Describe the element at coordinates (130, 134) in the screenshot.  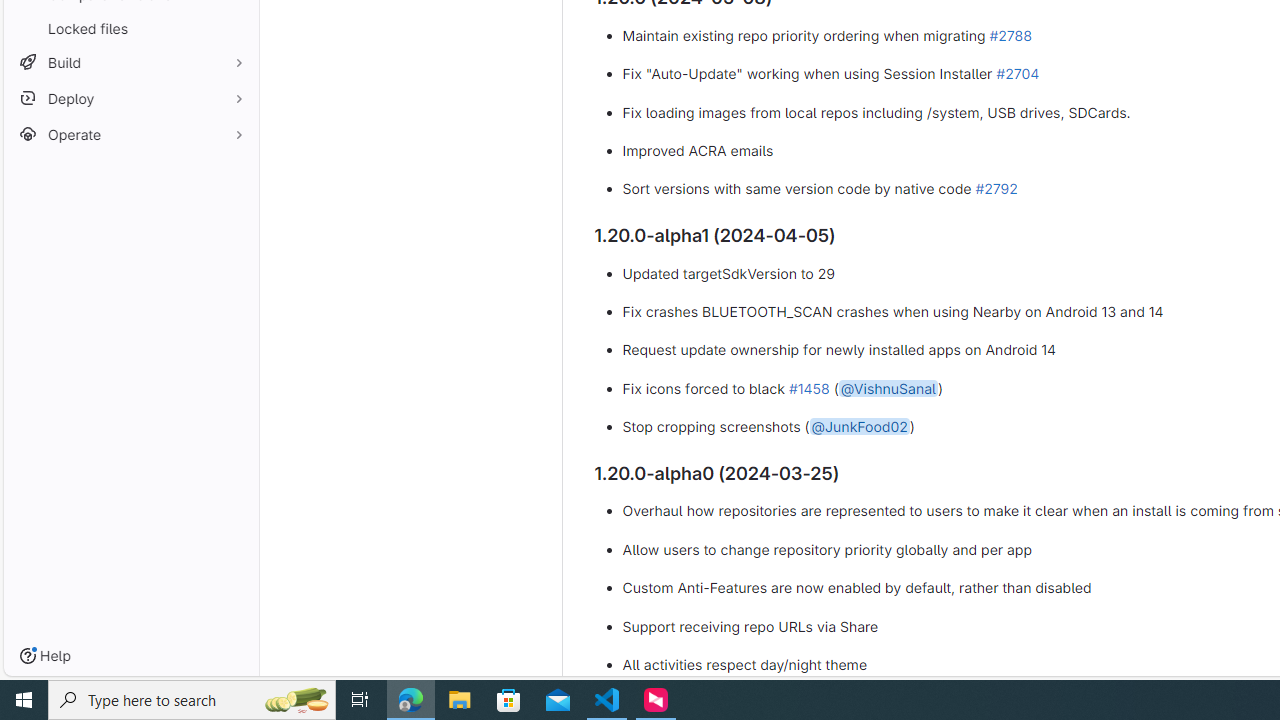
I see `'Operate'` at that location.